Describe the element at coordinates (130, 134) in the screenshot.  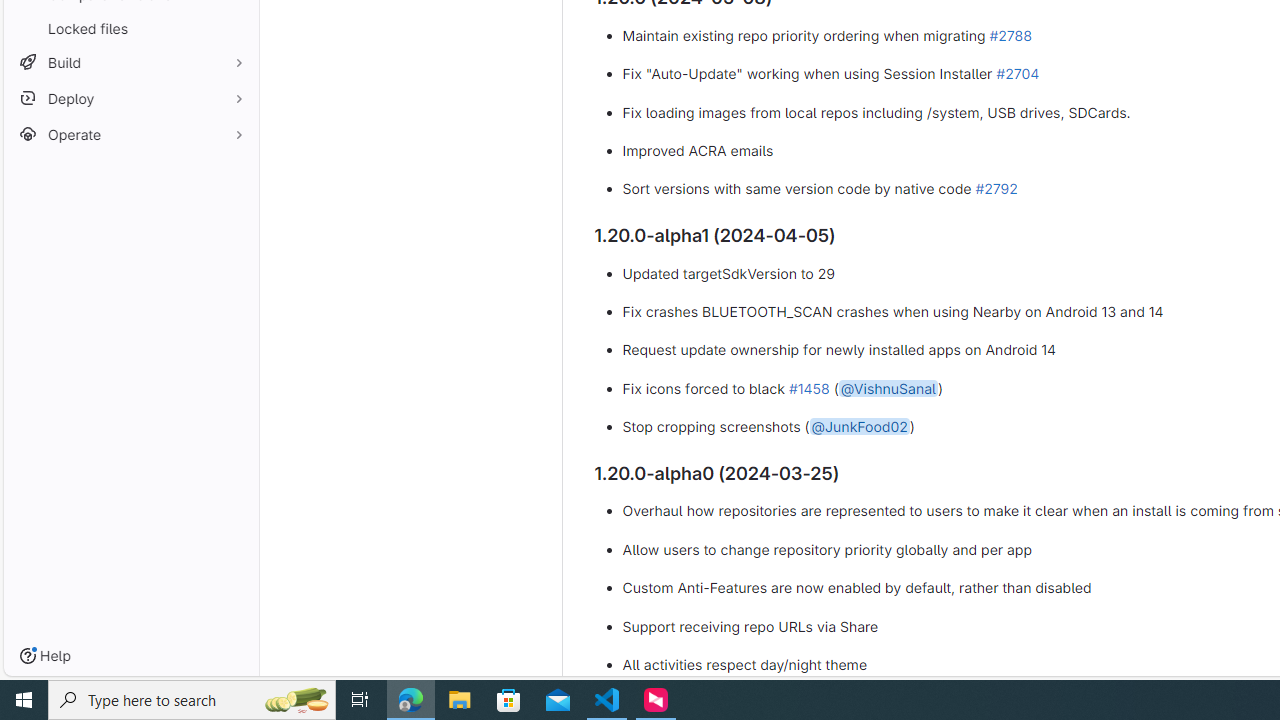
I see `'Operate'` at that location.